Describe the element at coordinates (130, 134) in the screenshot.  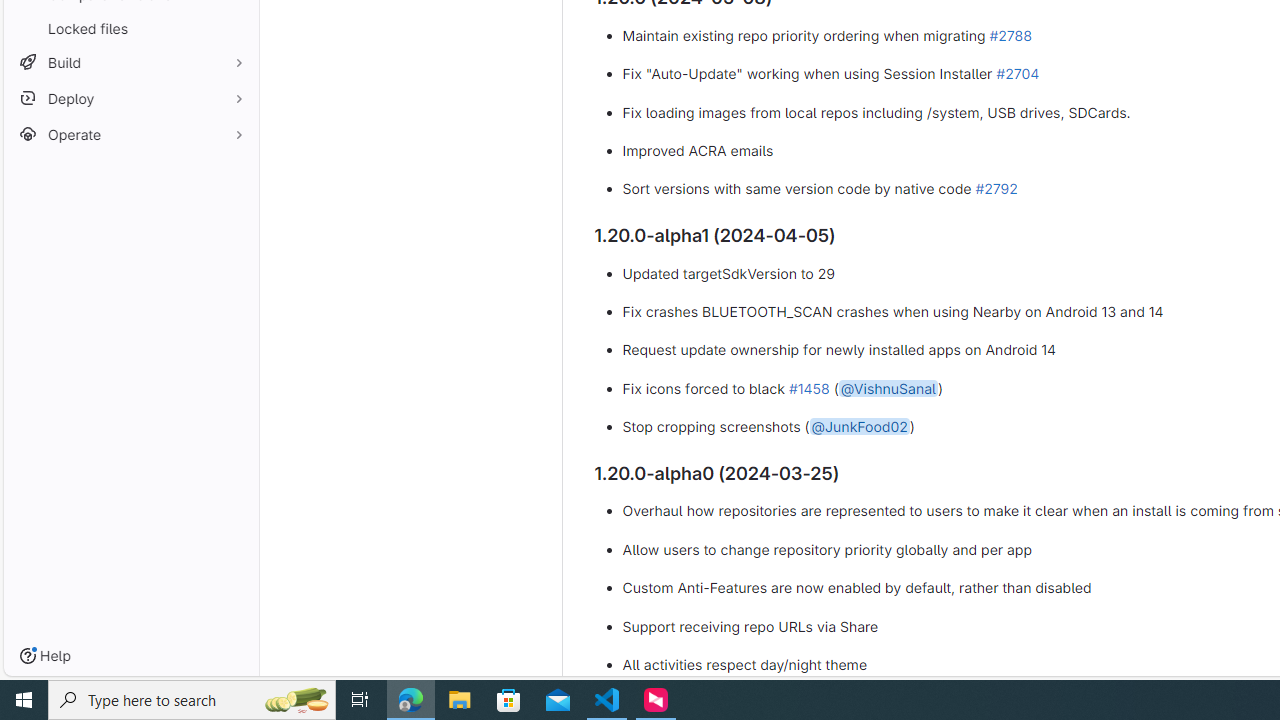
I see `'Operate'` at that location.